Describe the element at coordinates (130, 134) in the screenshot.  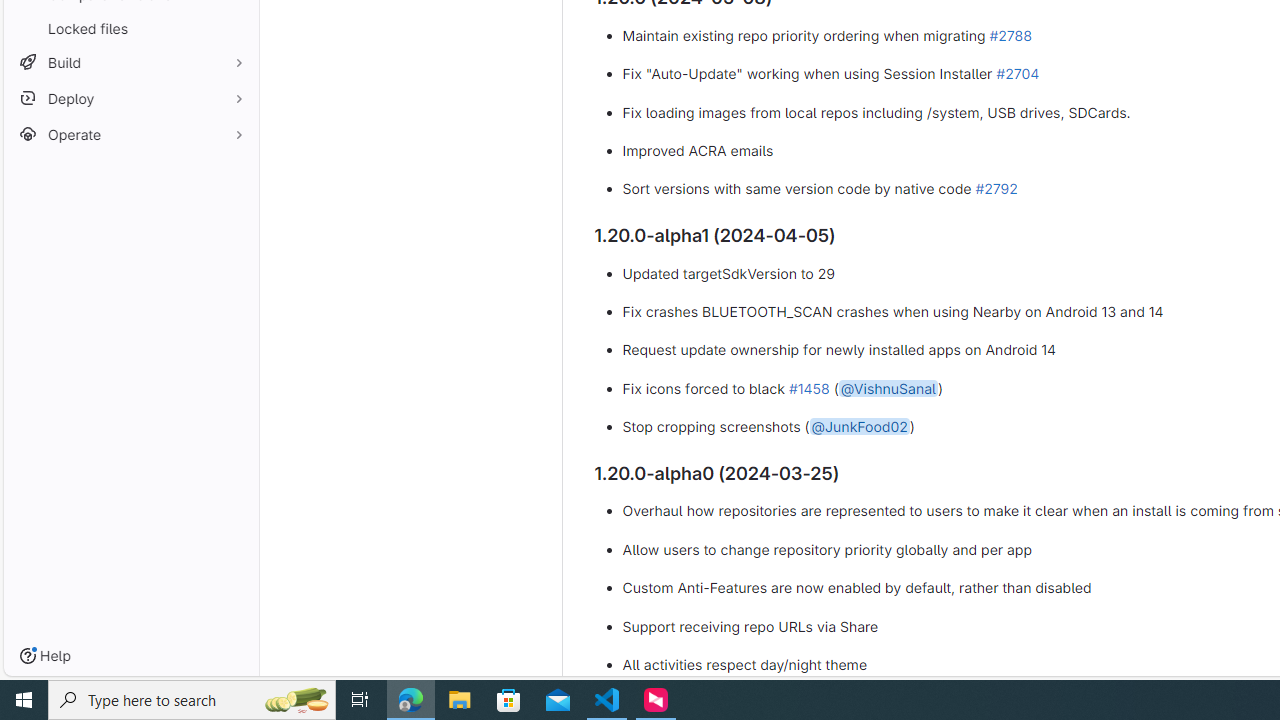
I see `'Operate'` at that location.